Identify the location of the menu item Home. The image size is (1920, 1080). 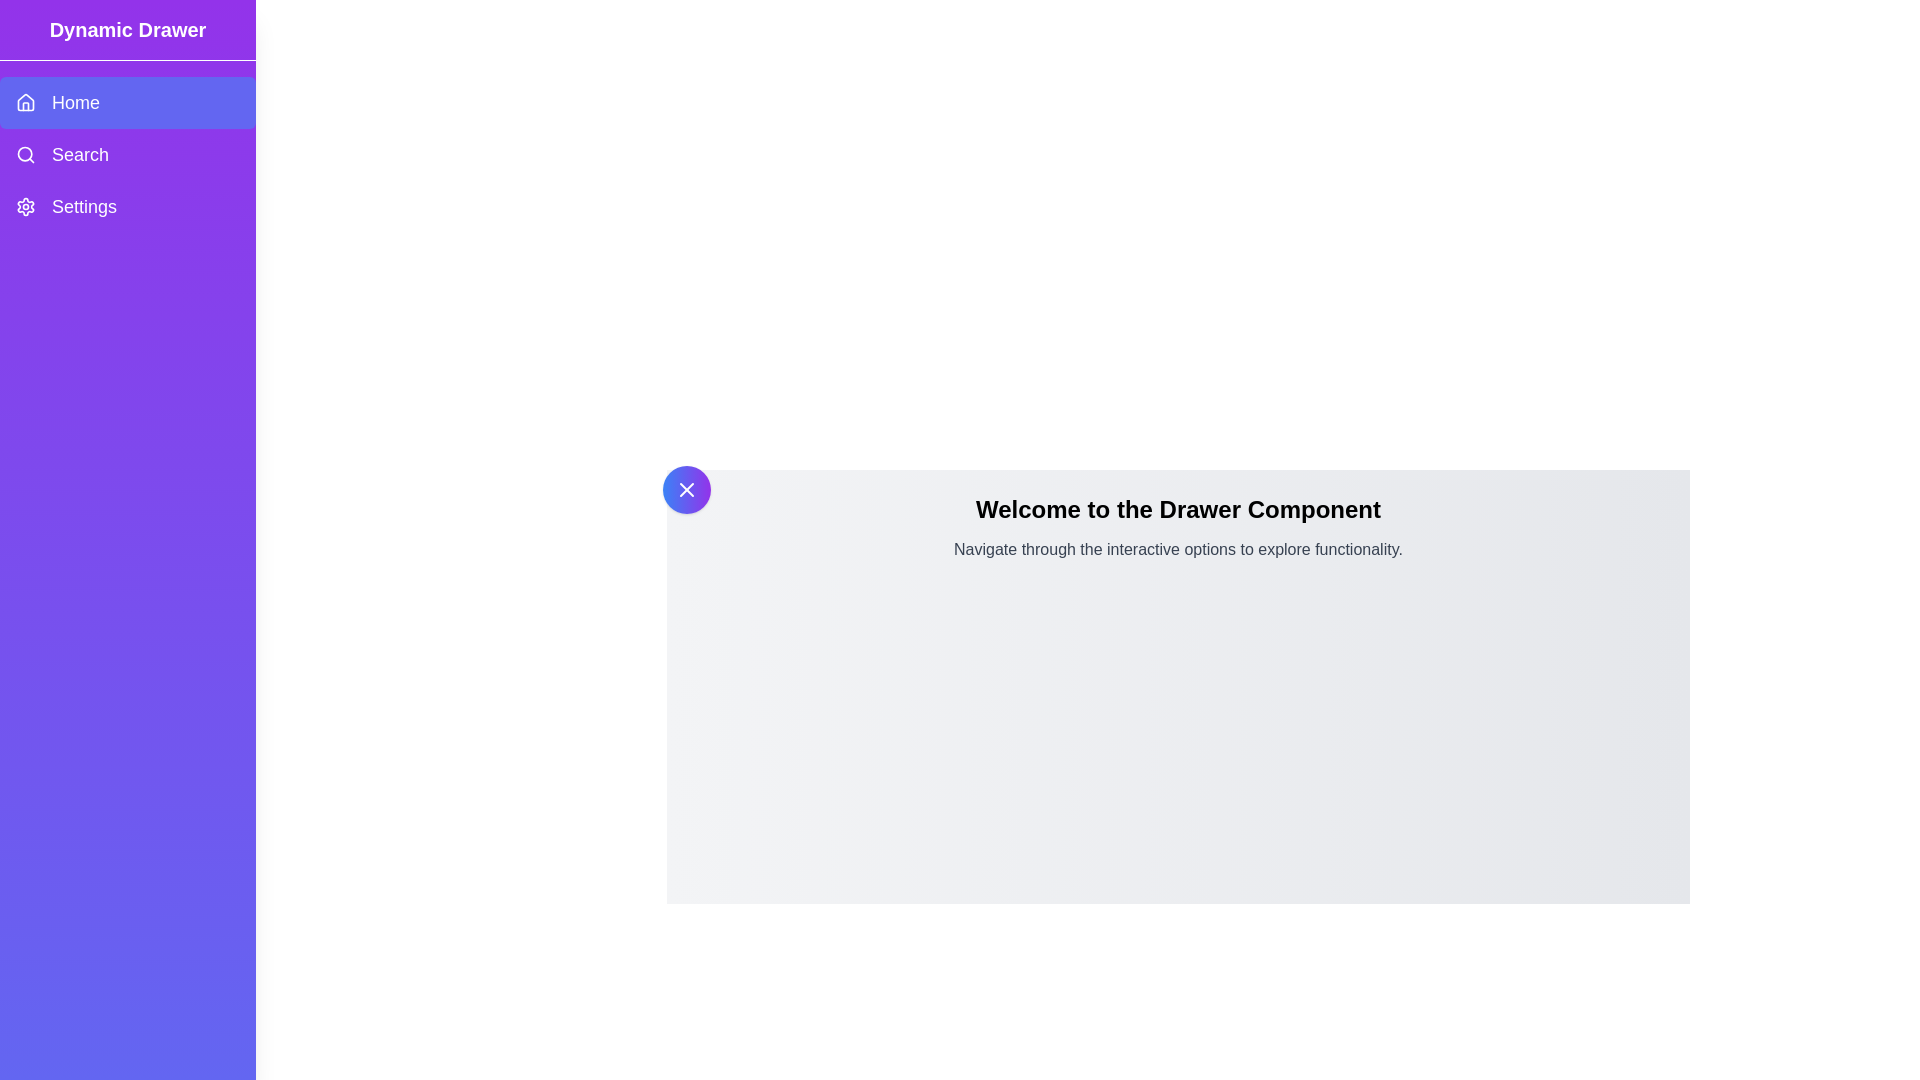
(127, 103).